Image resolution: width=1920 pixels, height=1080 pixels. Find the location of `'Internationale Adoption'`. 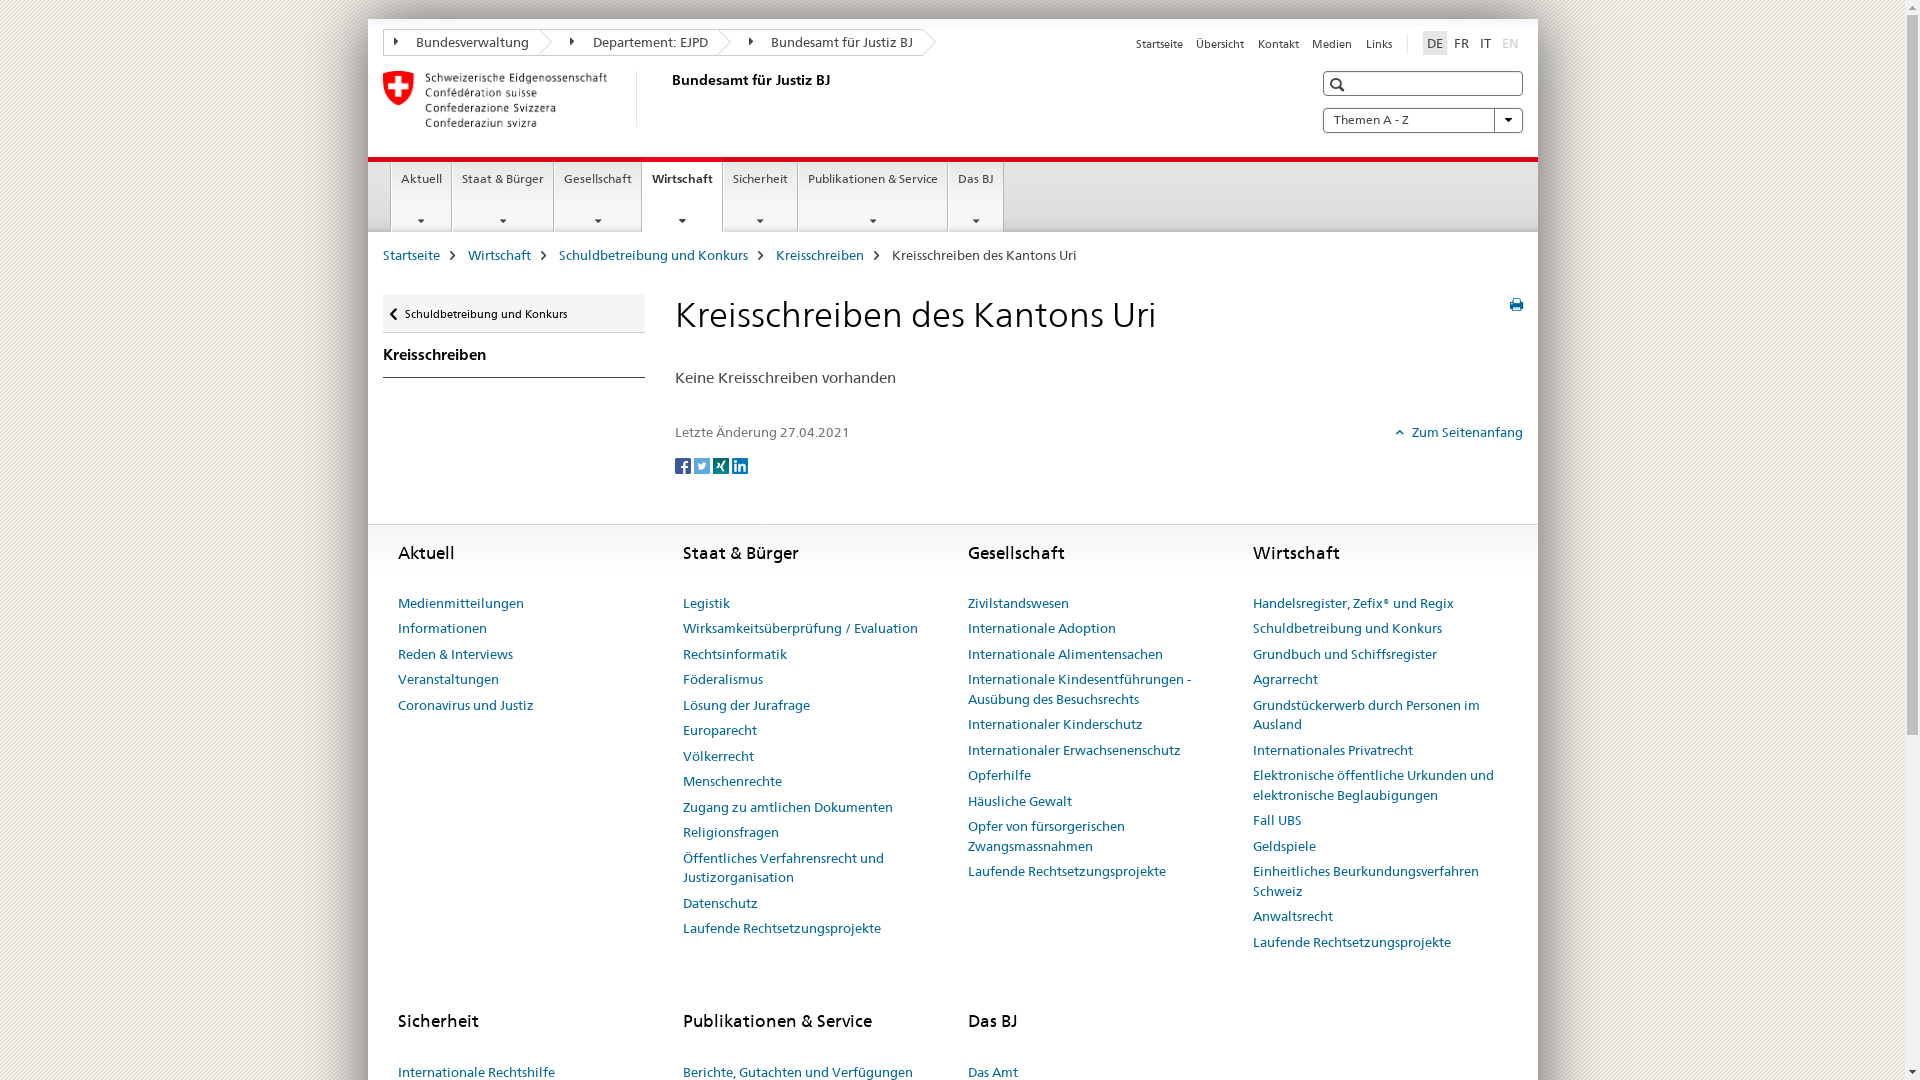

'Internationale Adoption' is located at coordinates (1040, 627).